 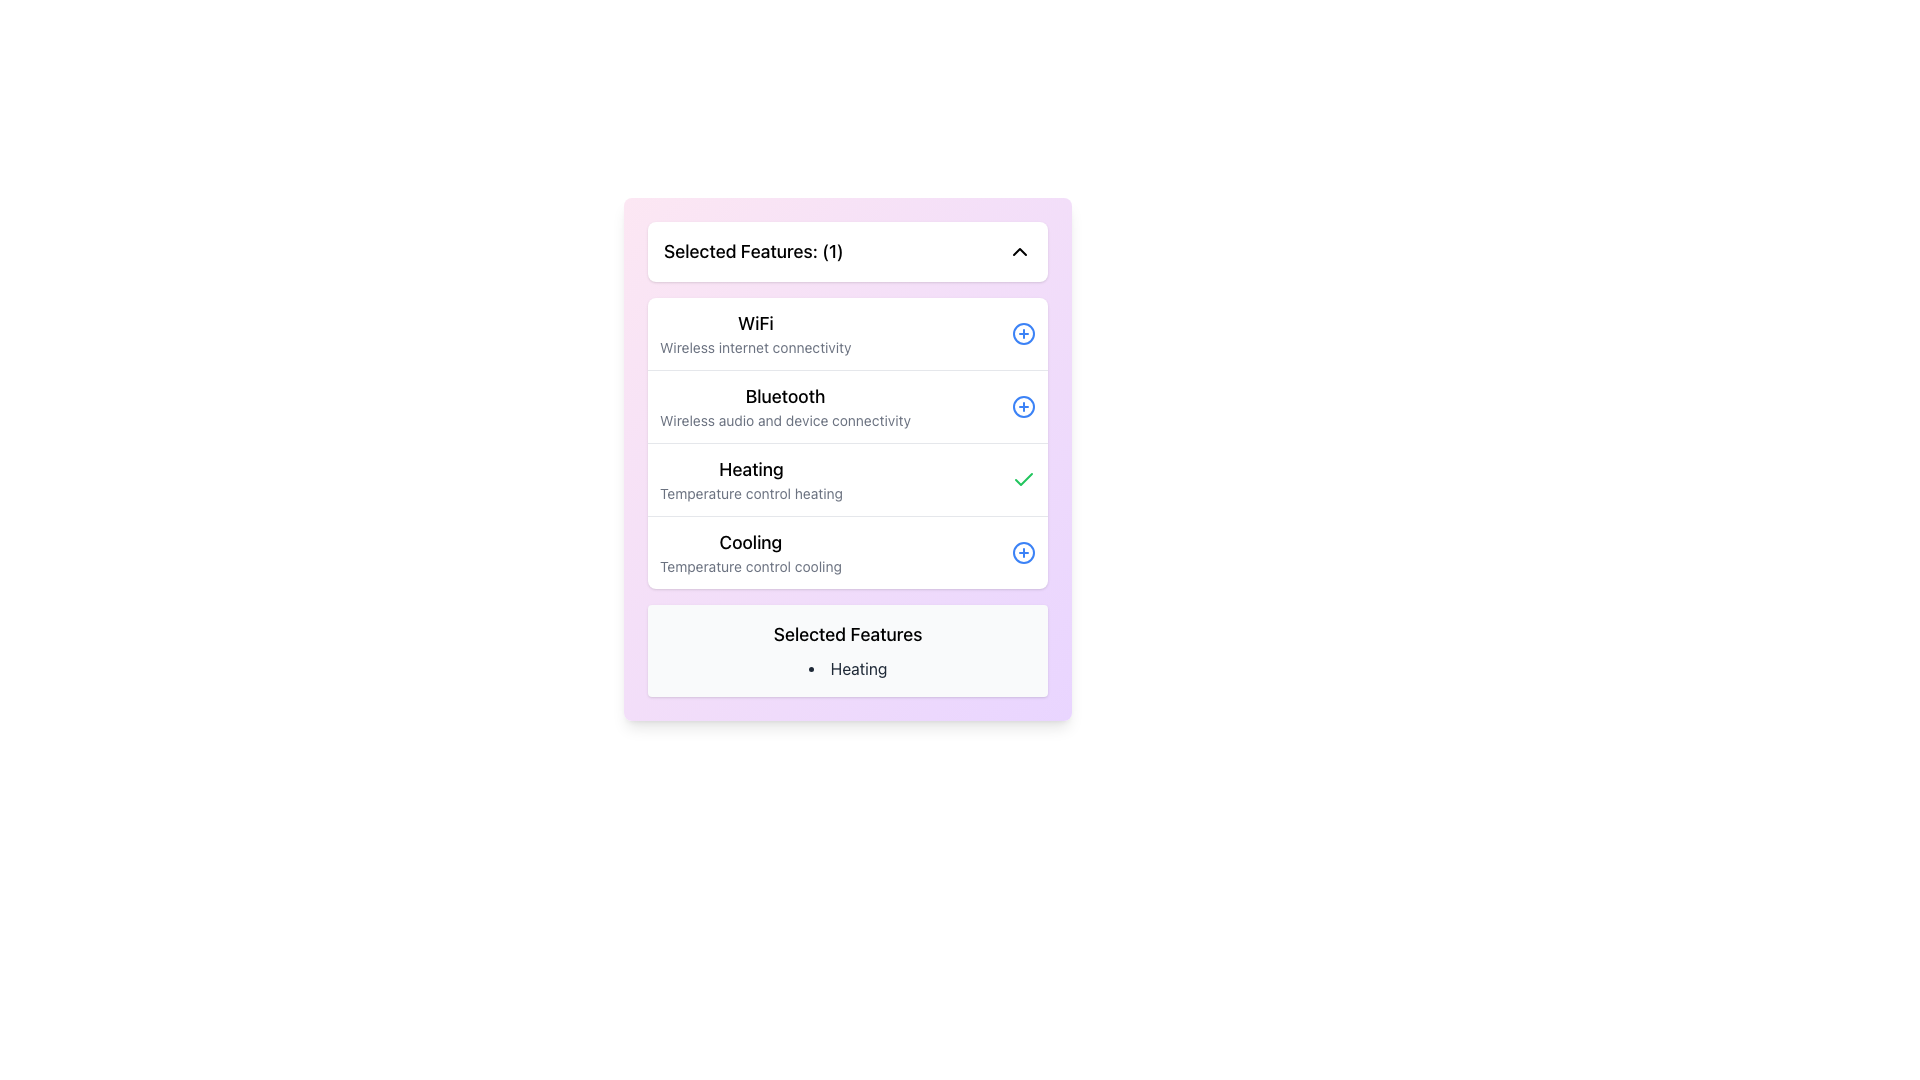 What do you see at coordinates (784, 419) in the screenshot?
I see `the non-interactive Text label providing additional details about the 'Bluetooth' feature, located directly underneath the 'Bluetooth' heading` at bounding box center [784, 419].